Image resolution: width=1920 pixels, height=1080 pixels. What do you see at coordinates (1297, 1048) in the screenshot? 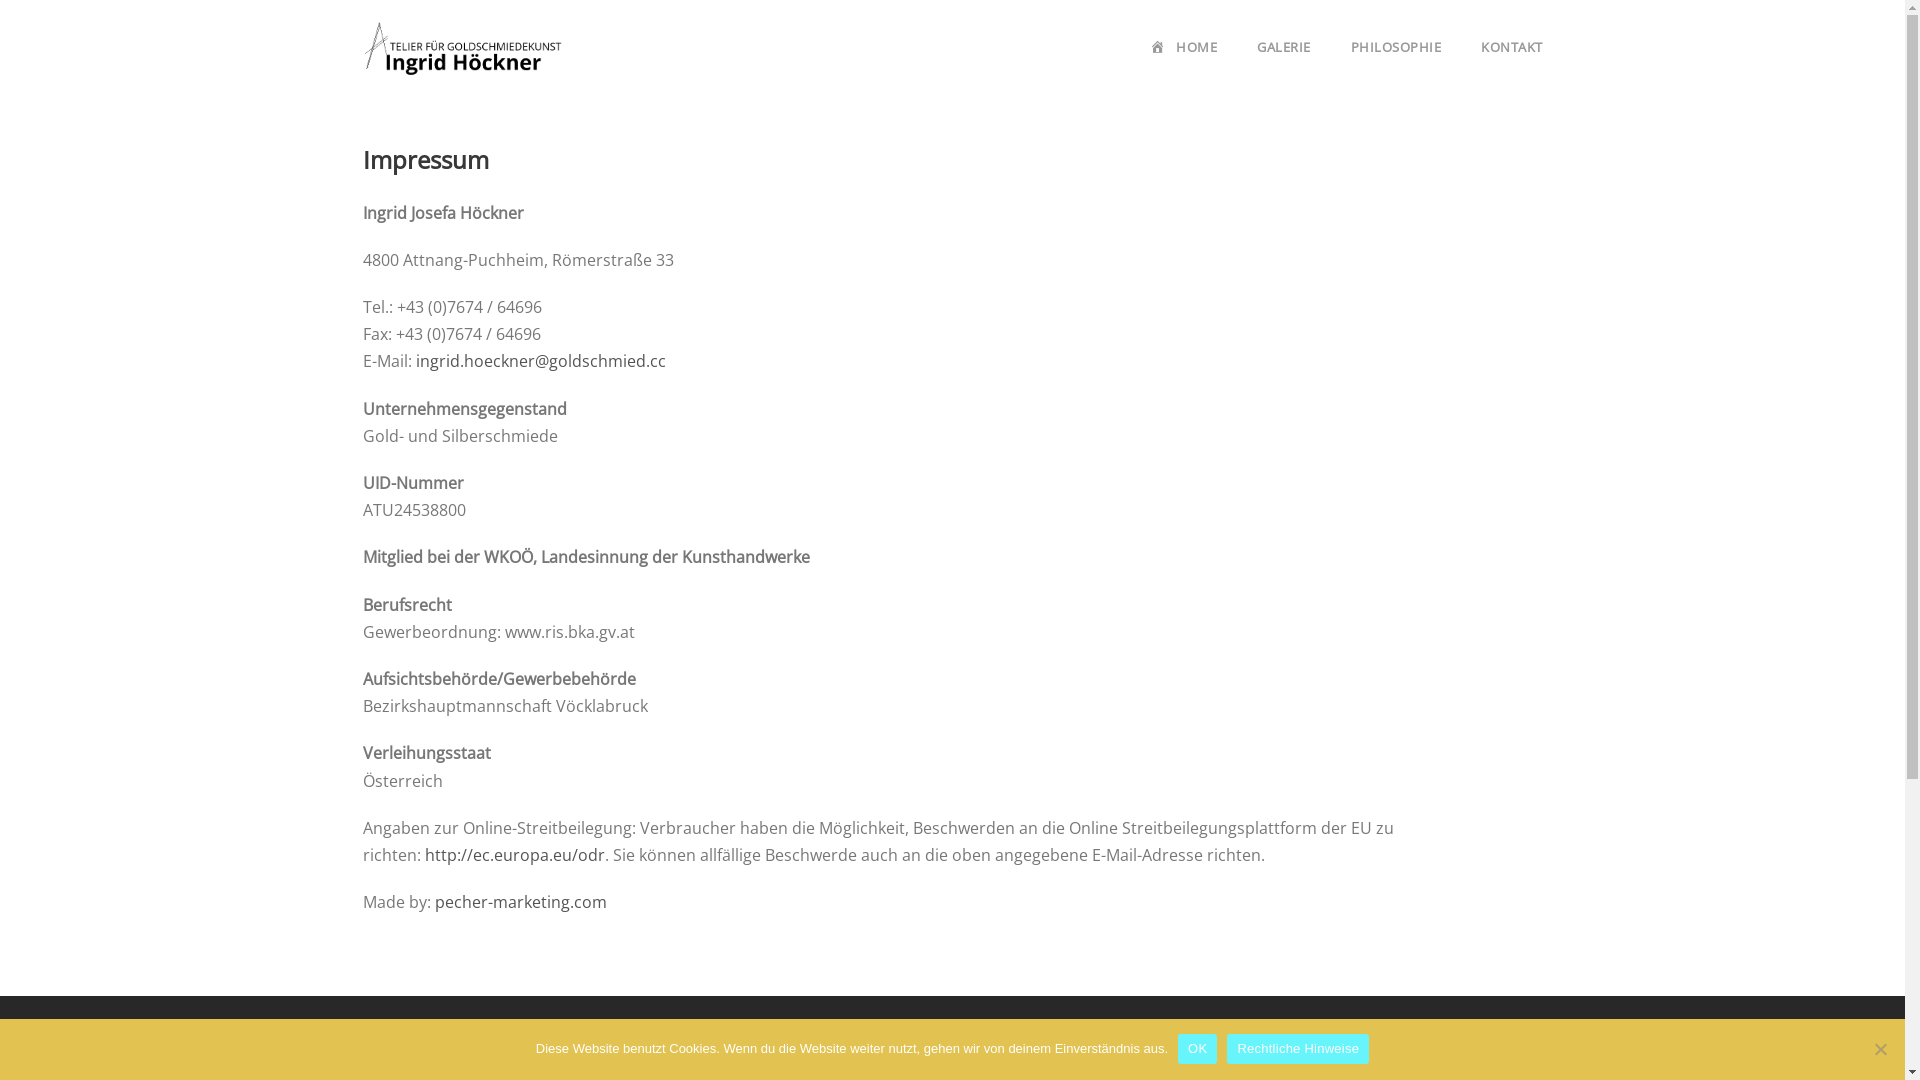
I see `'Rechtliche Hinweise'` at bounding box center [1297, 1048].